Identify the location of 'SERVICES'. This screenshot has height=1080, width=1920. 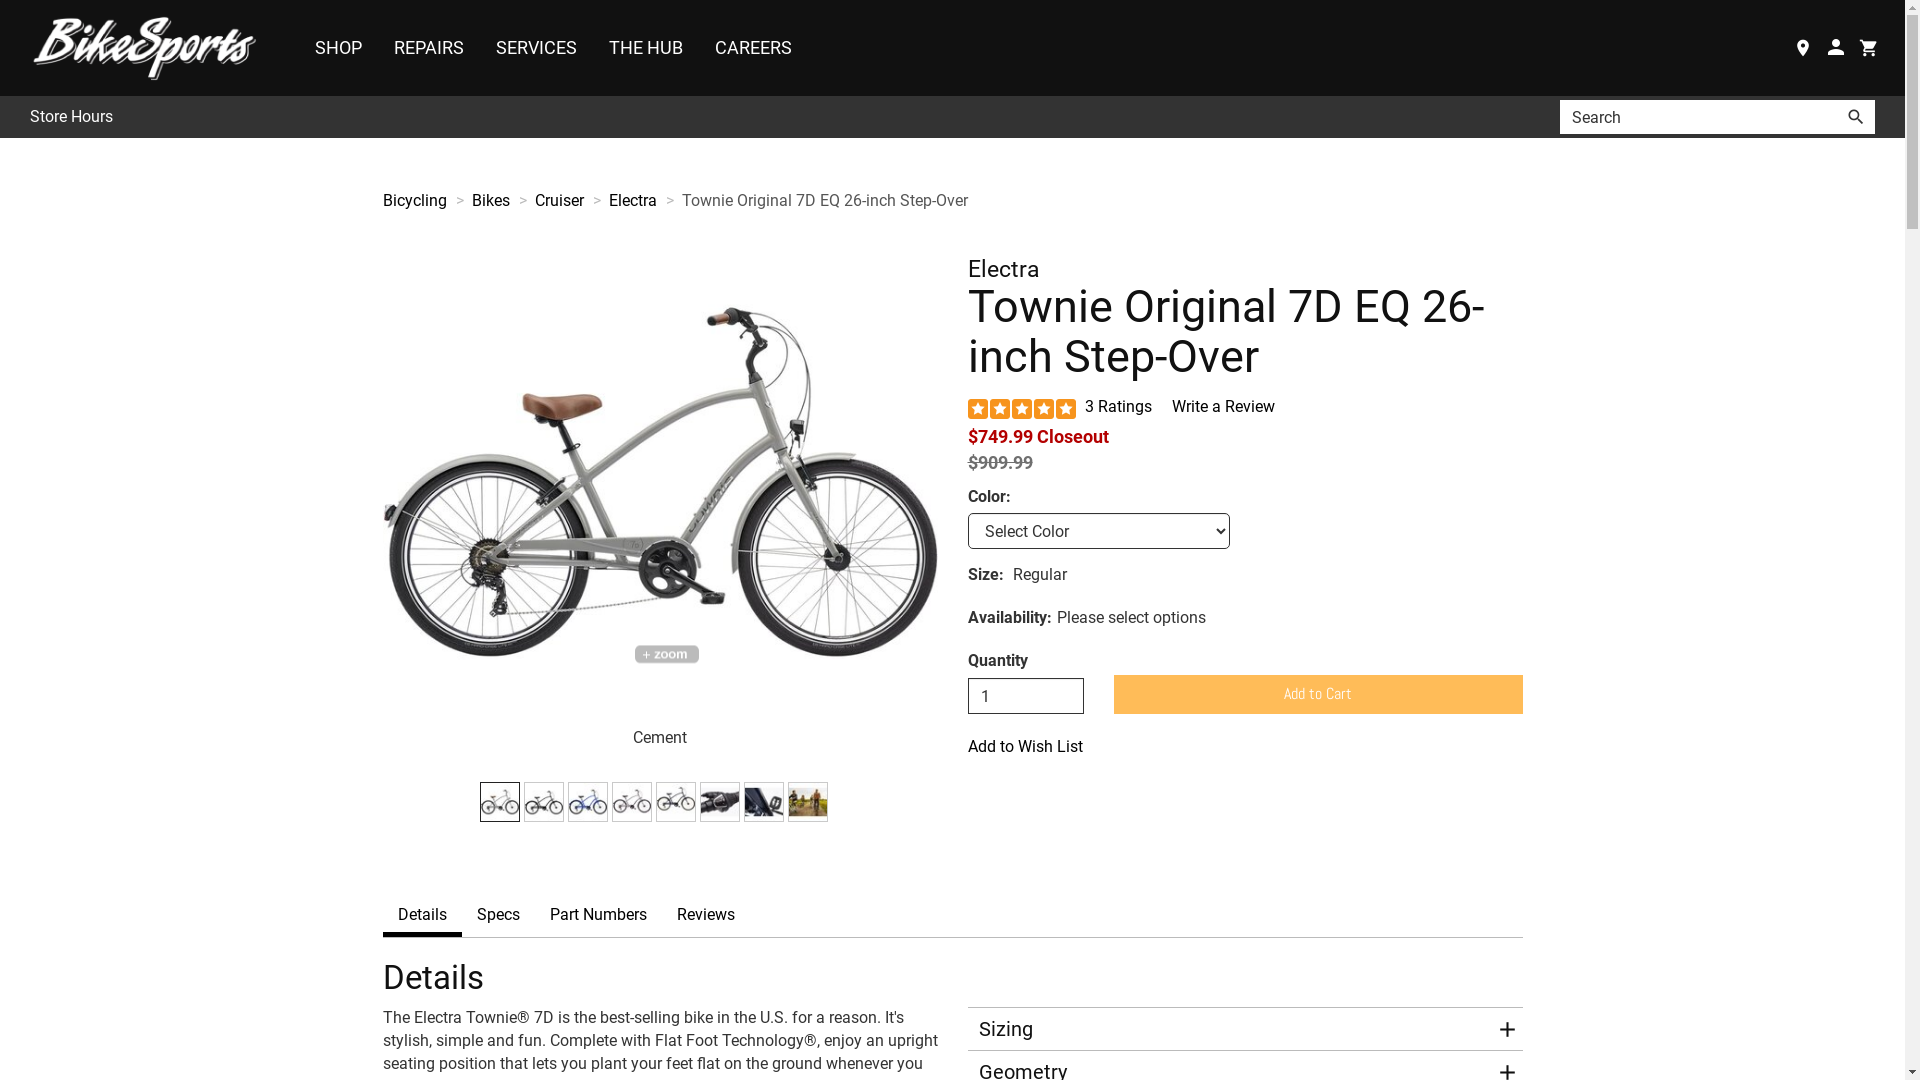
(480, 46).